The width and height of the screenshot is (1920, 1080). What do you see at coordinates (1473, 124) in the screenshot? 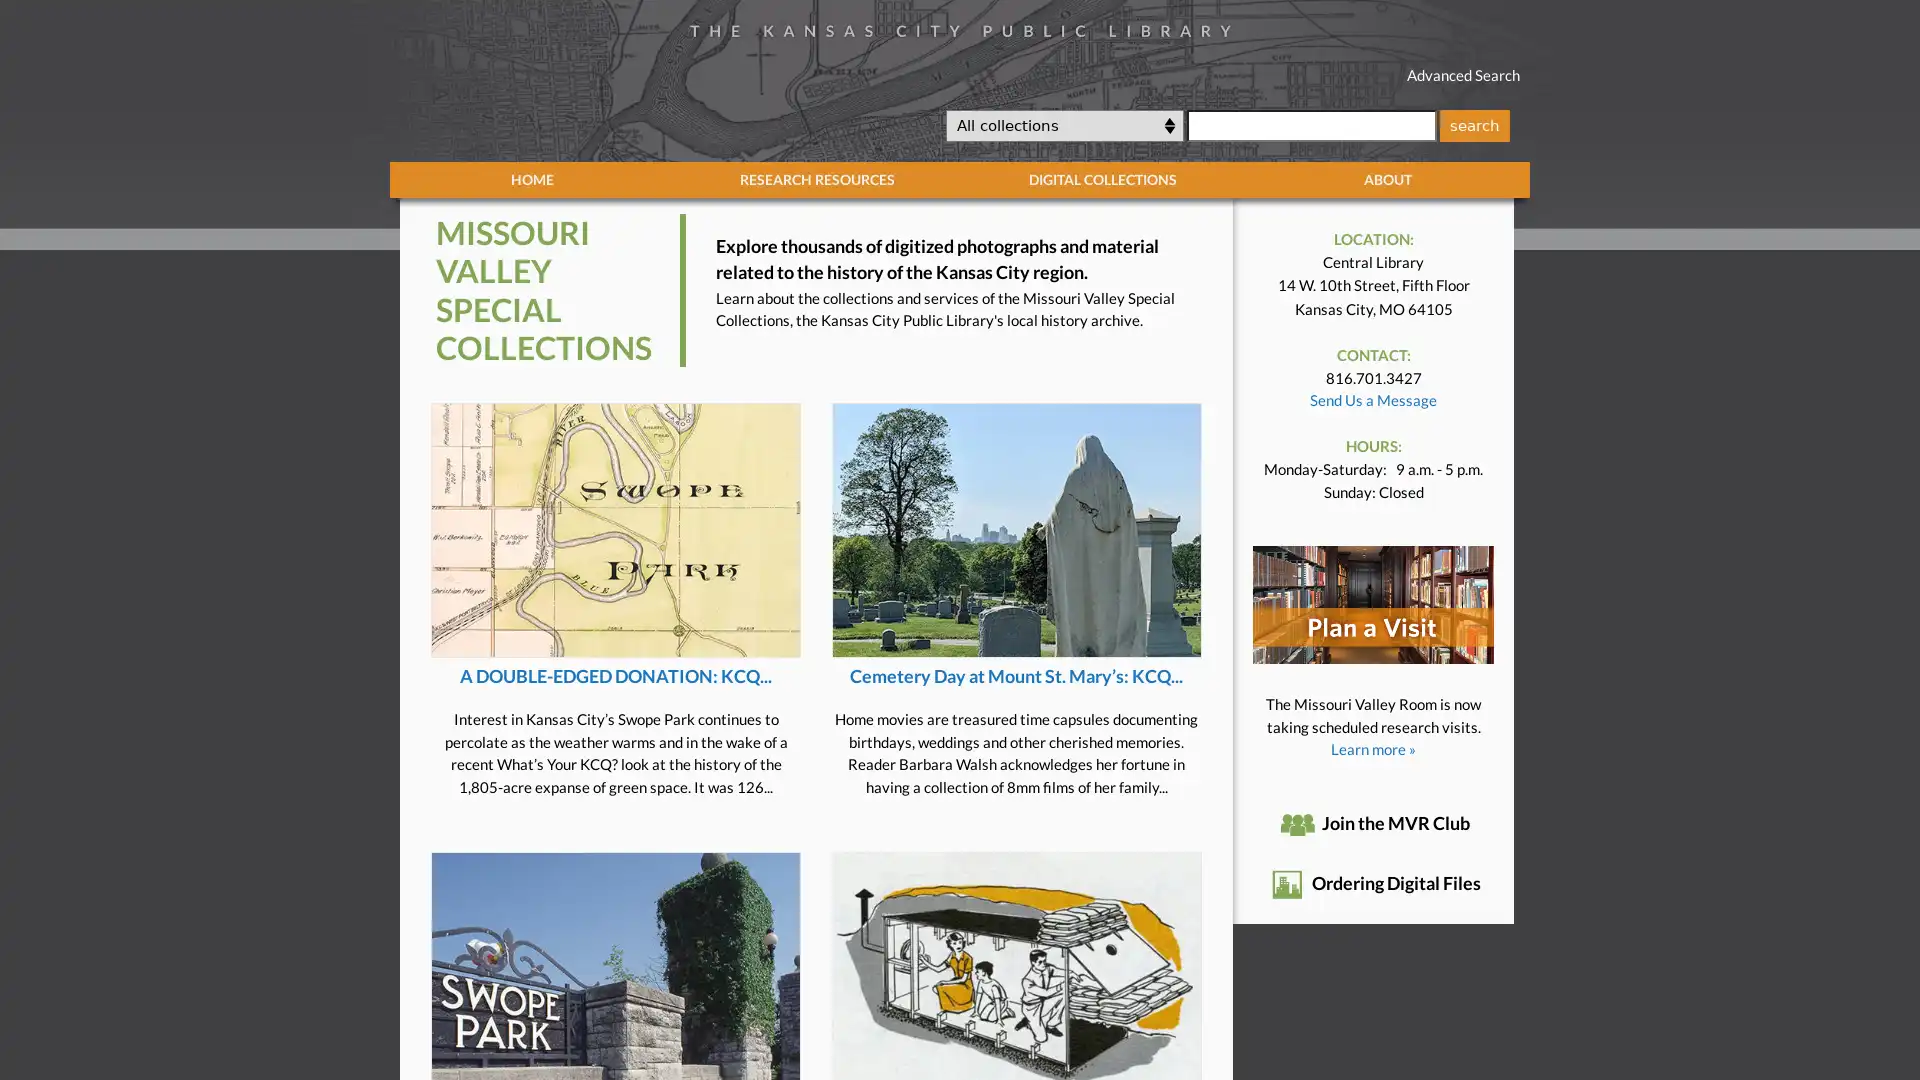
I see `search` at bounding box center [1473, 124].